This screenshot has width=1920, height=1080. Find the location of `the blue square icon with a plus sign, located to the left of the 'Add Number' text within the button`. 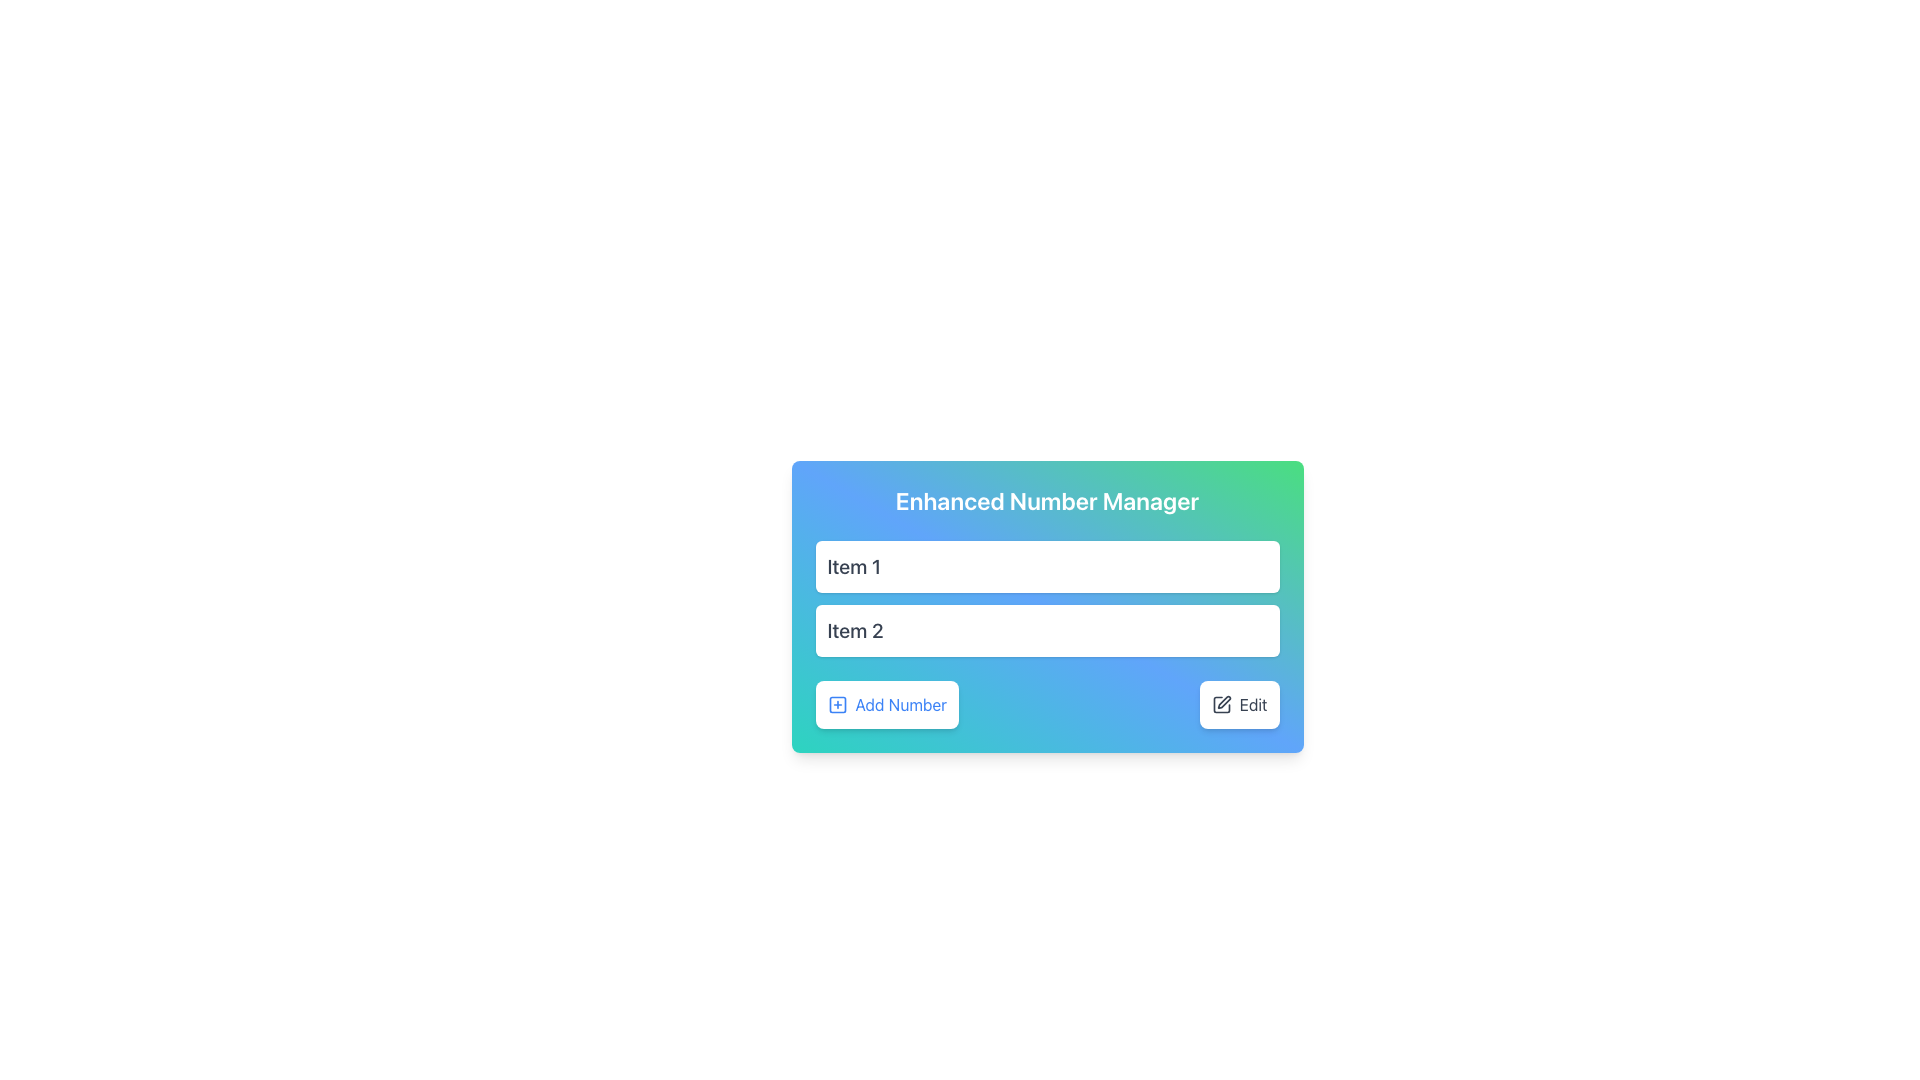

the blue square icon with a plus sign, located to the left of the 'Add Number' text within the button is located at coordinates (837, 704).